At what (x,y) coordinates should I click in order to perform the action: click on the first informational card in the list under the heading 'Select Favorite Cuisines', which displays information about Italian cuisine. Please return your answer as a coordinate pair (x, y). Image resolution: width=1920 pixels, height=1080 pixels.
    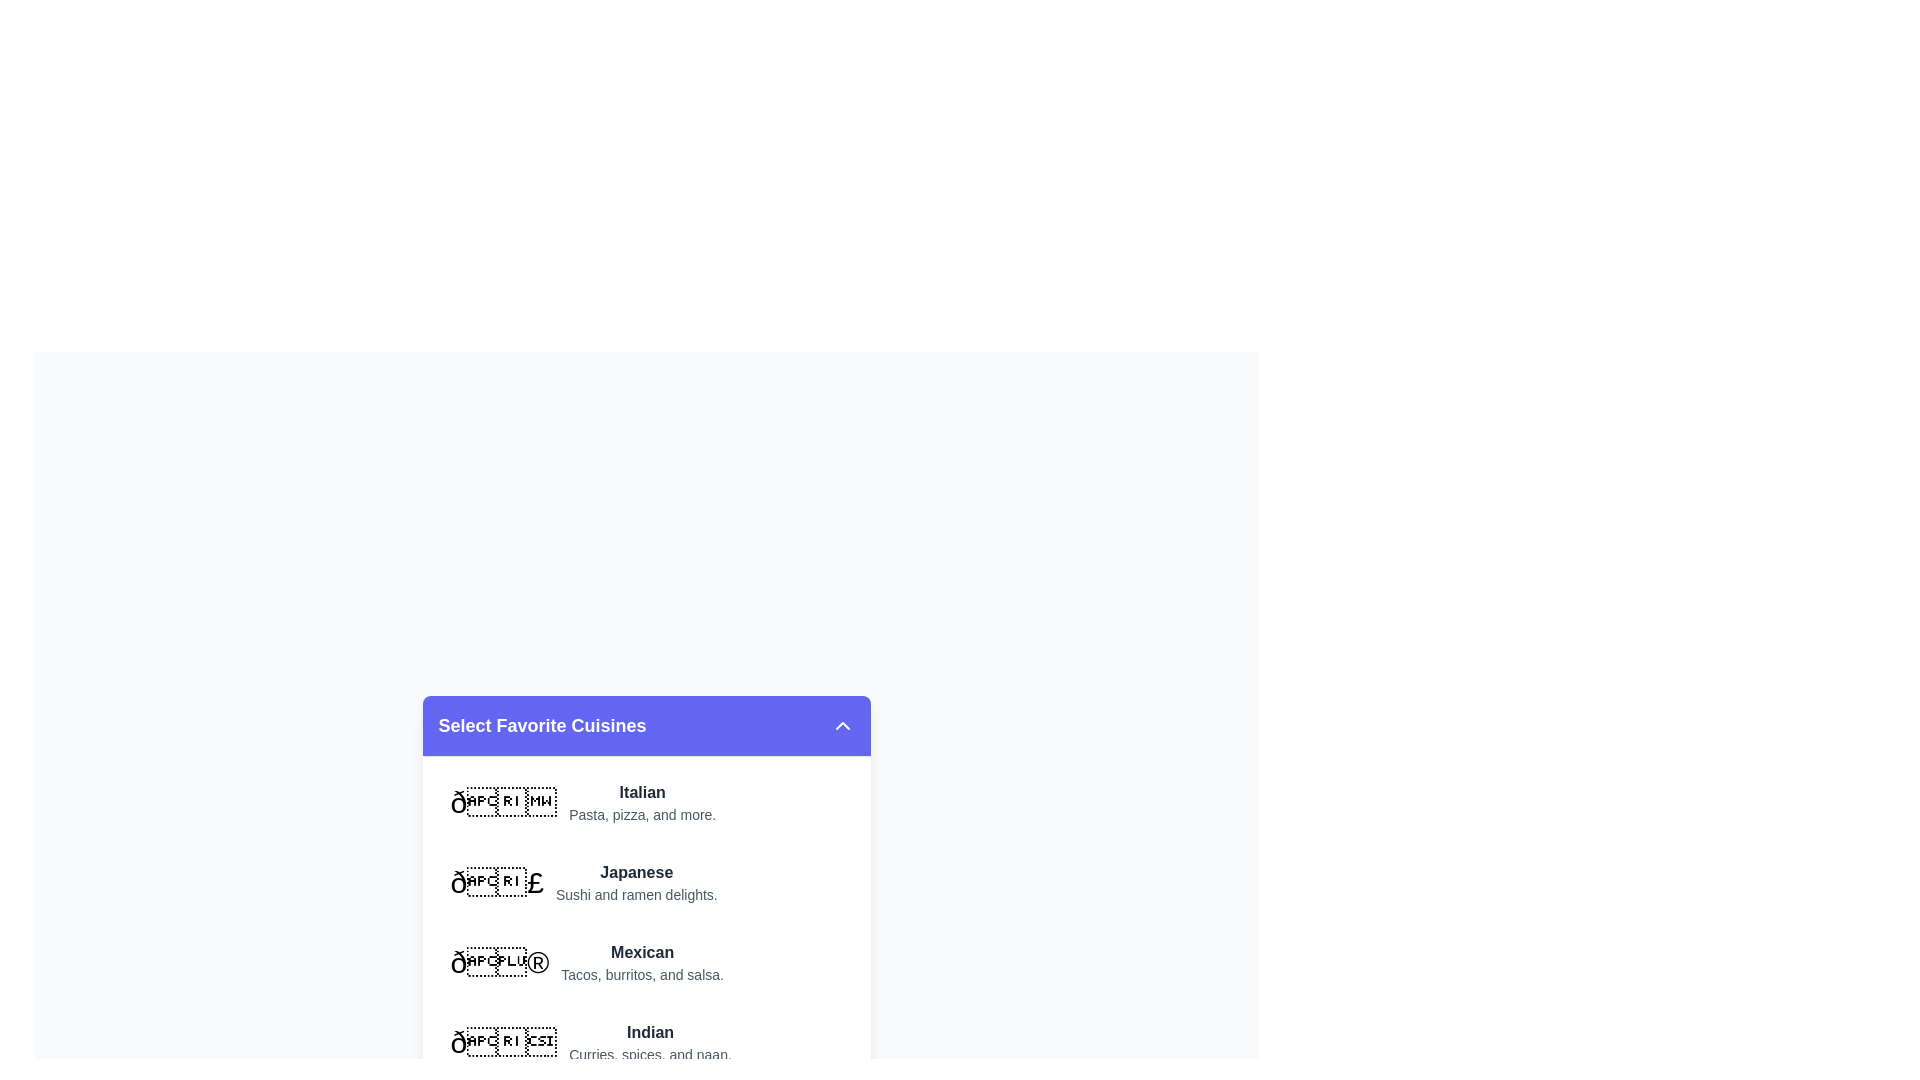
    Looking at the image, I should click on (582, 801).